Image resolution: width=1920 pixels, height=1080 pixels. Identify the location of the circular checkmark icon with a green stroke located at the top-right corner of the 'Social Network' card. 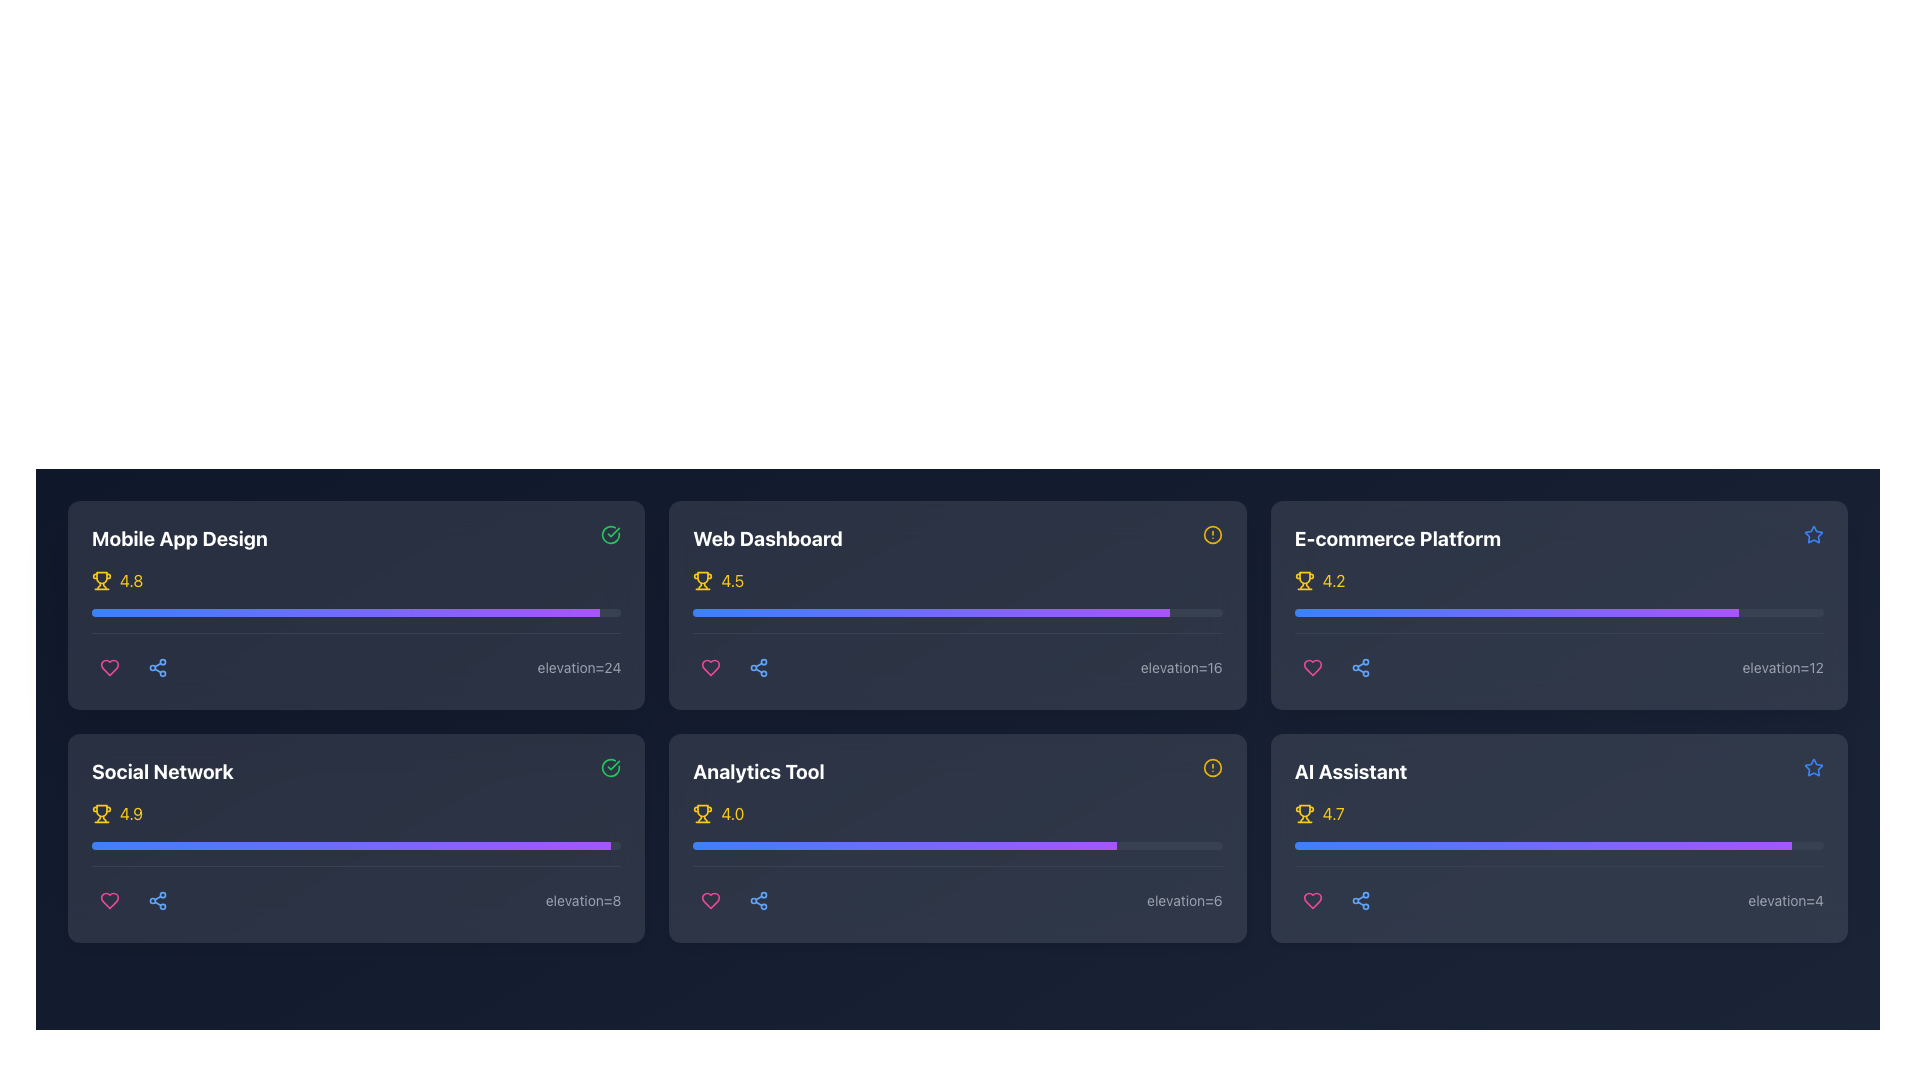
(610, 766).